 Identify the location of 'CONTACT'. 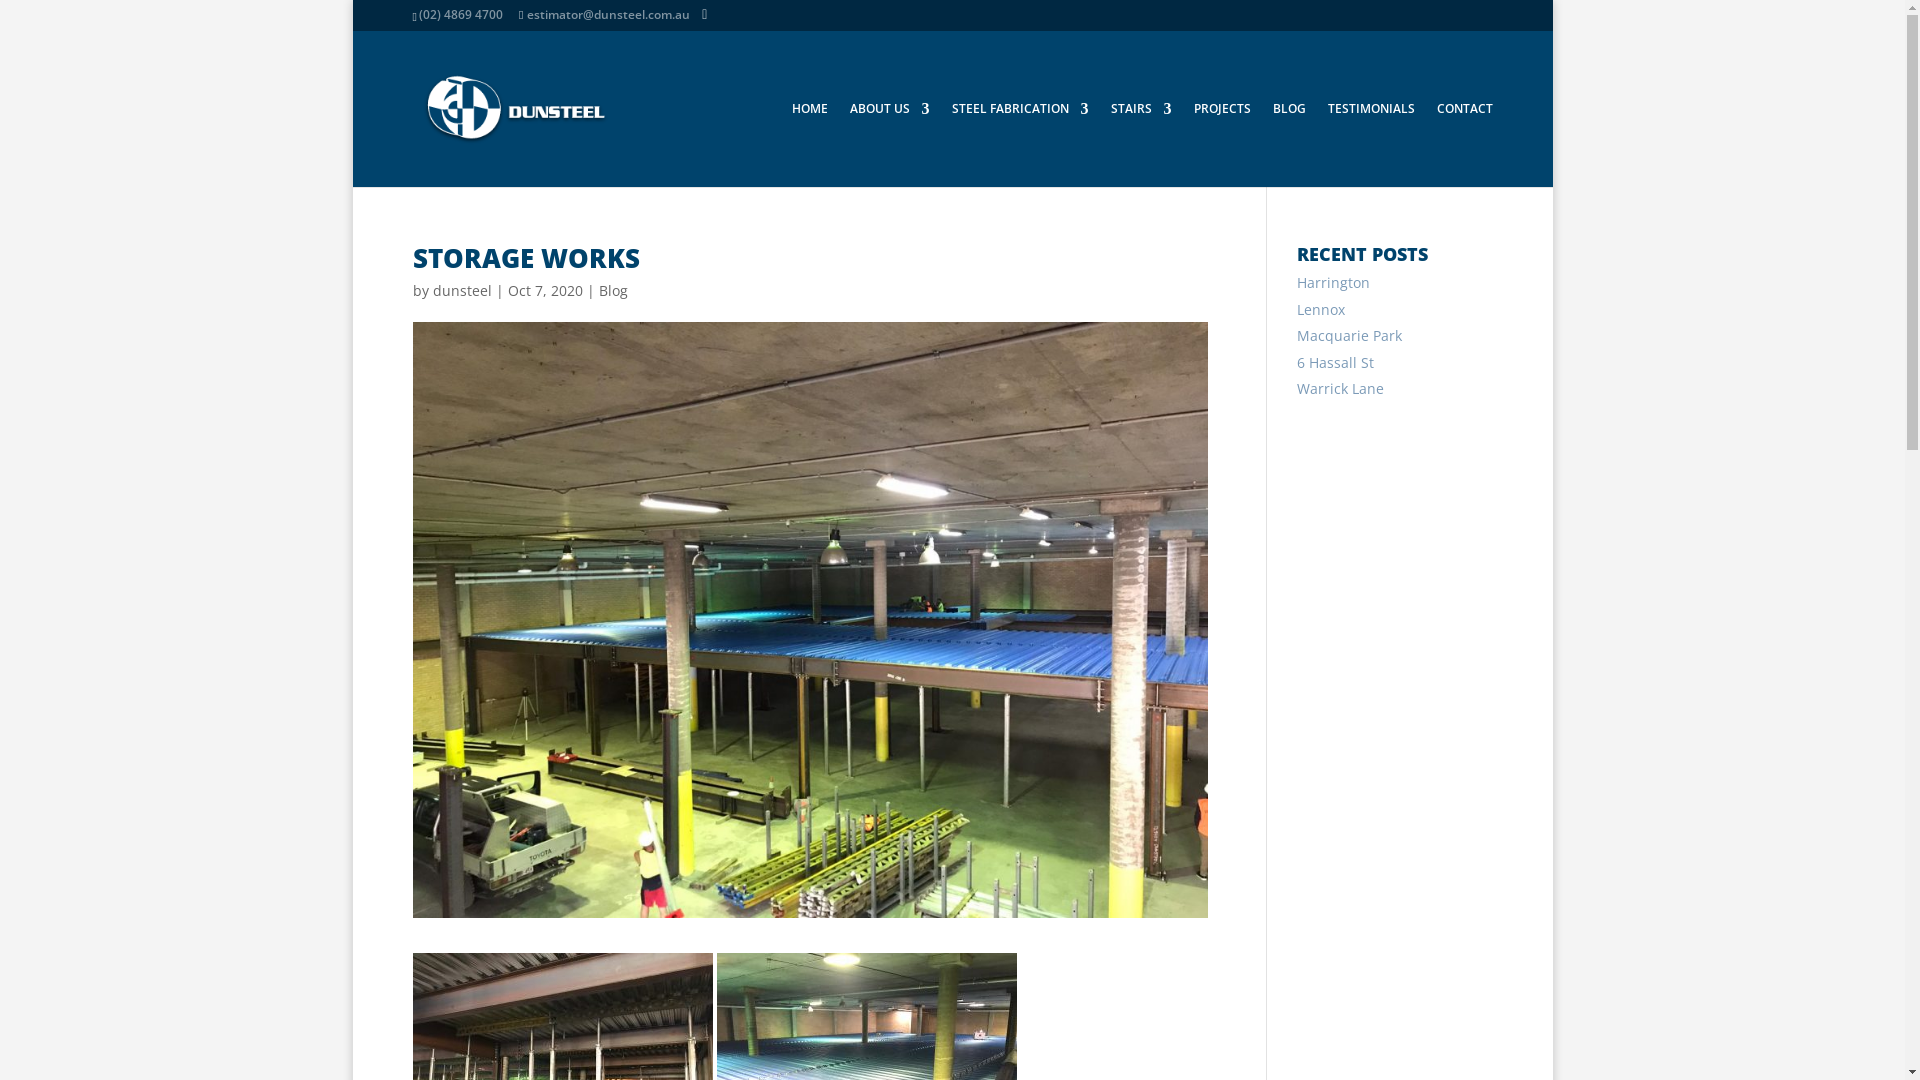
(1434, 143).